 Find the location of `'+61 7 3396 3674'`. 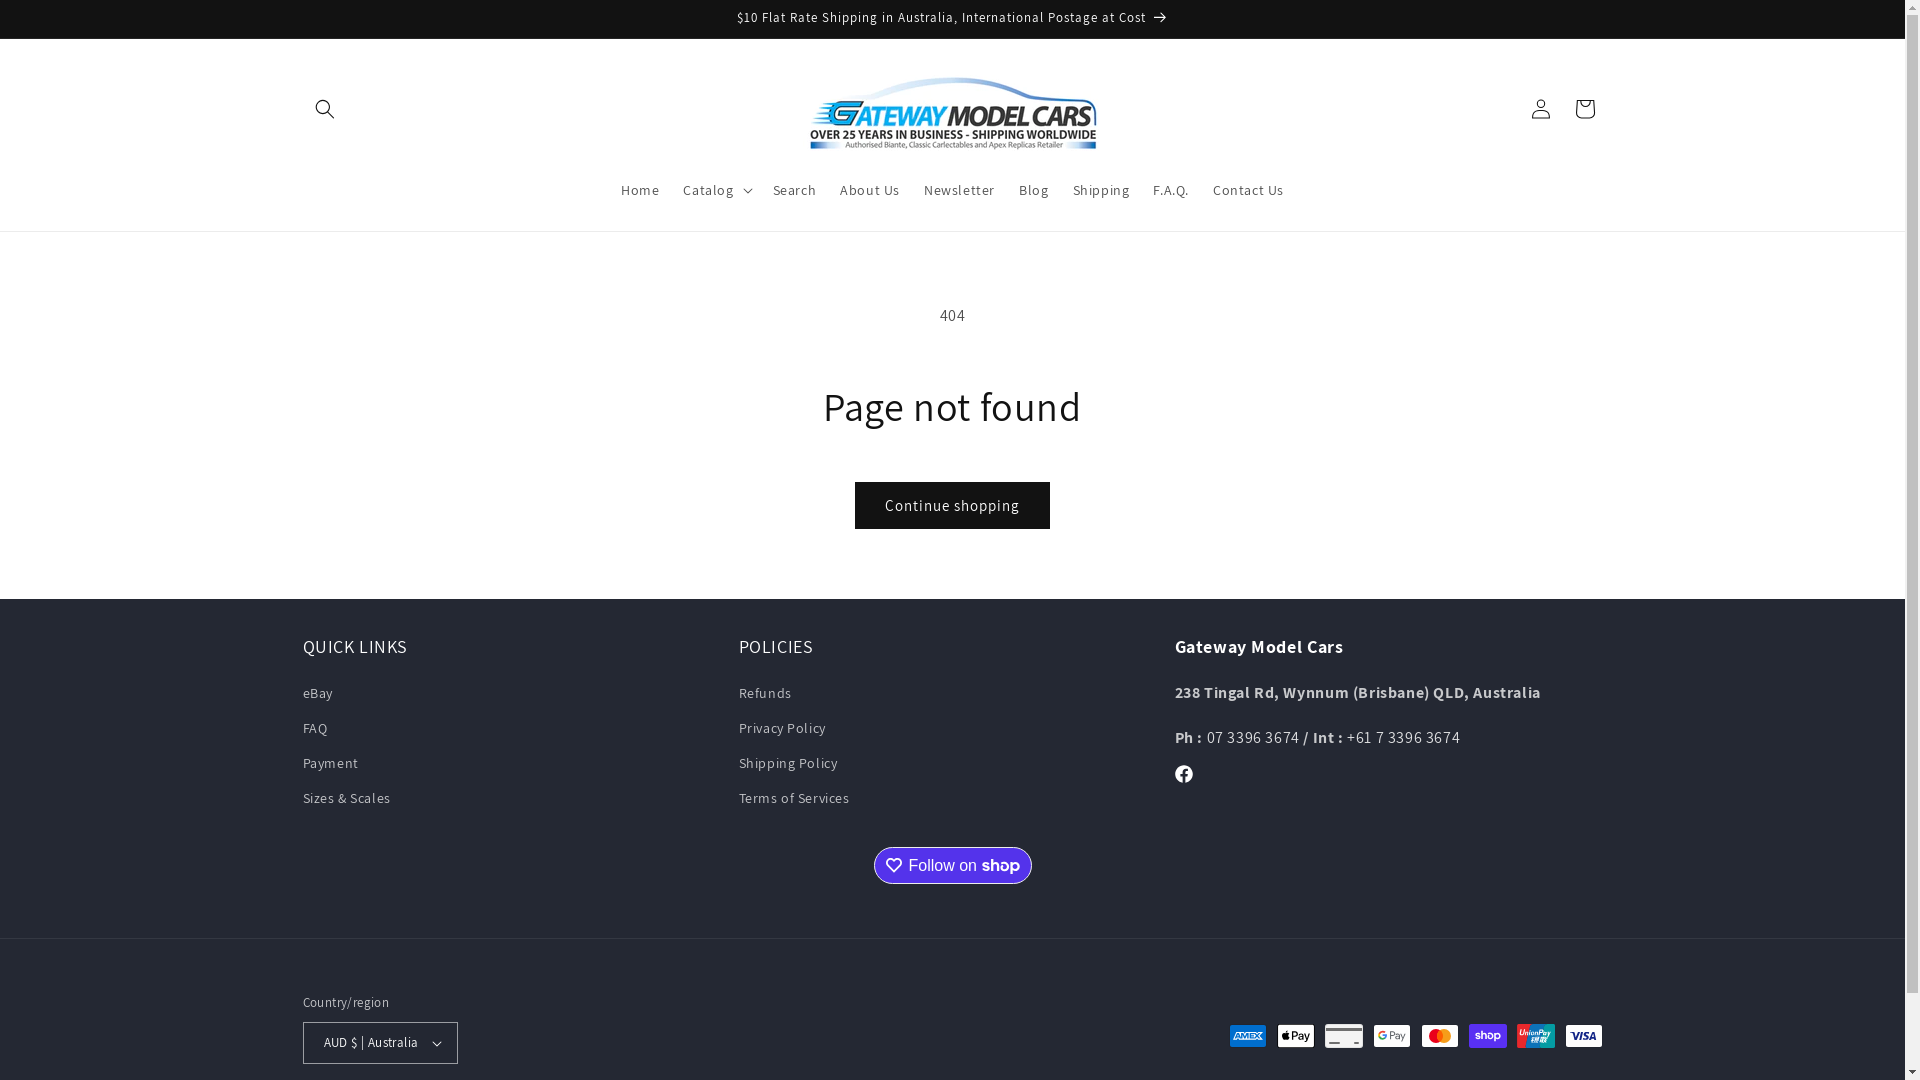

'+61 7 3396 3674' is located at coordinates (1347, 737).